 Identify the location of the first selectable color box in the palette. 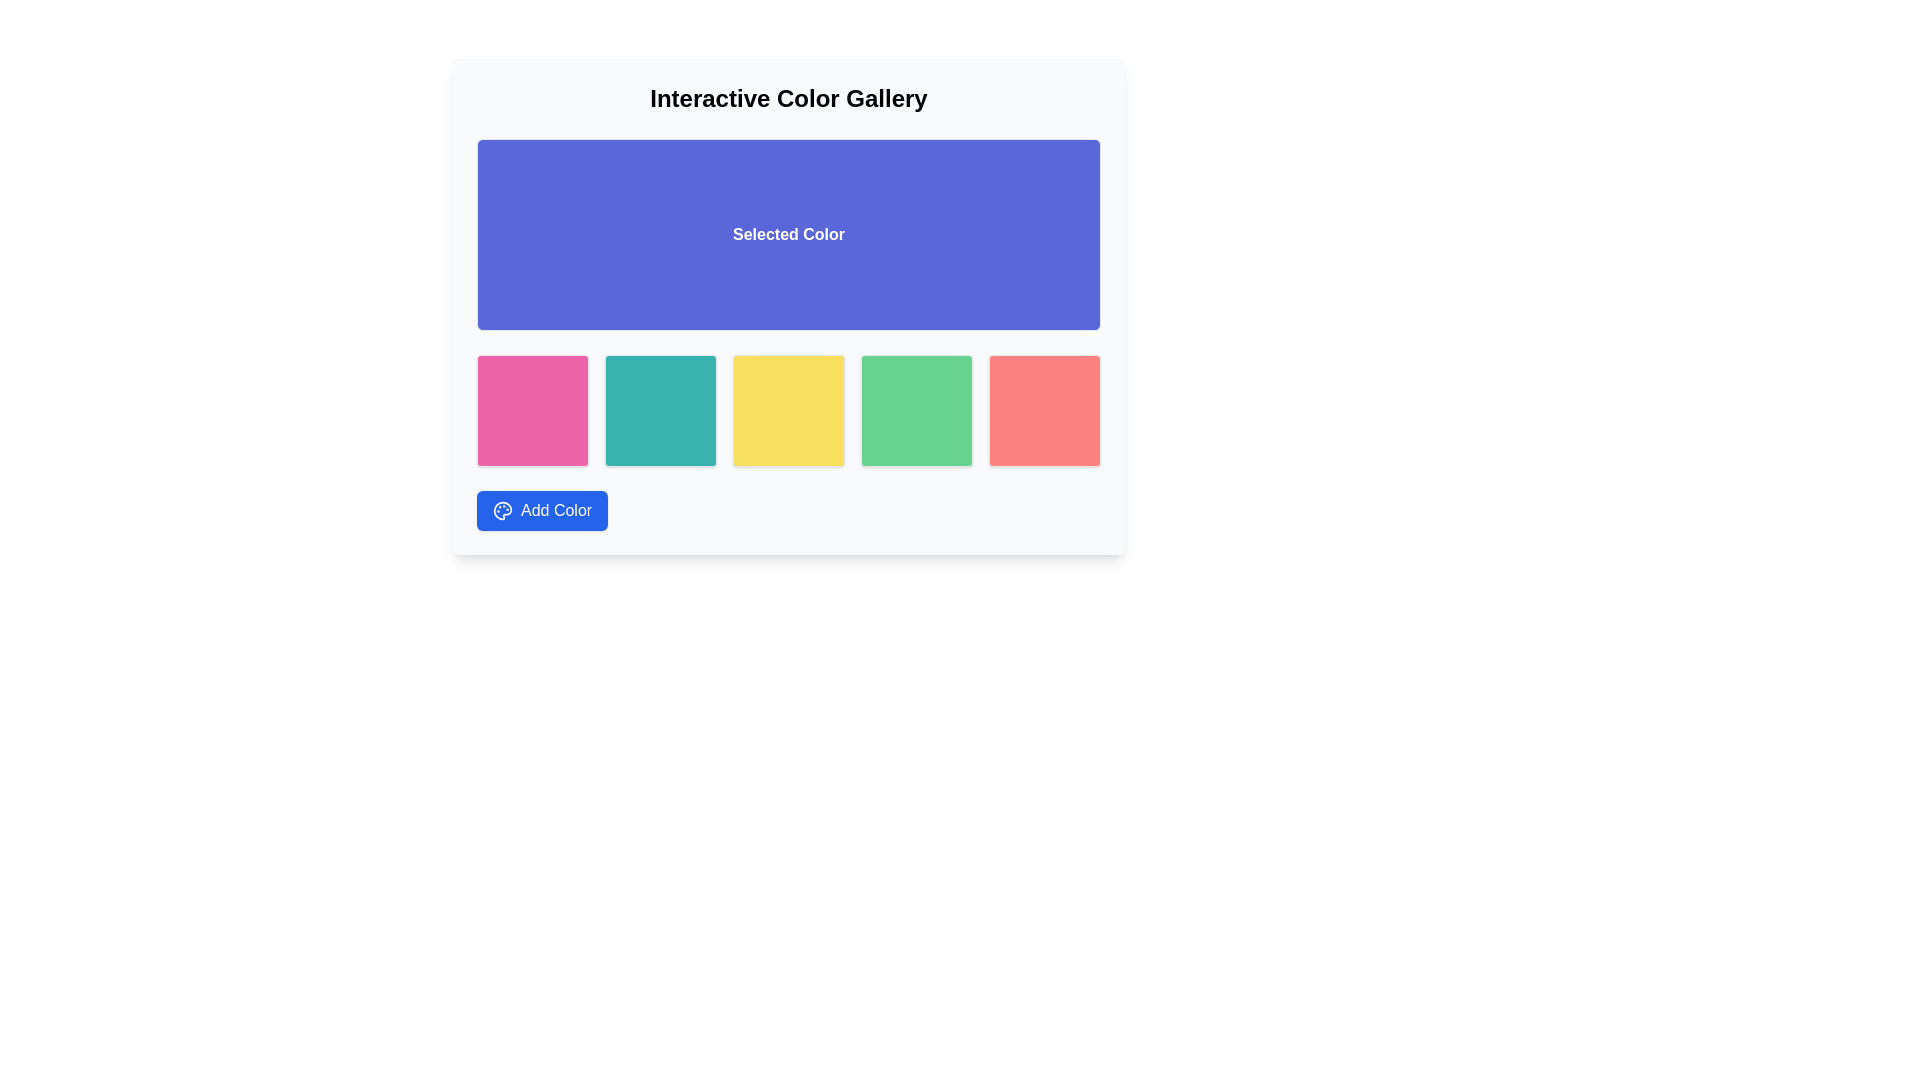
(532, 410).